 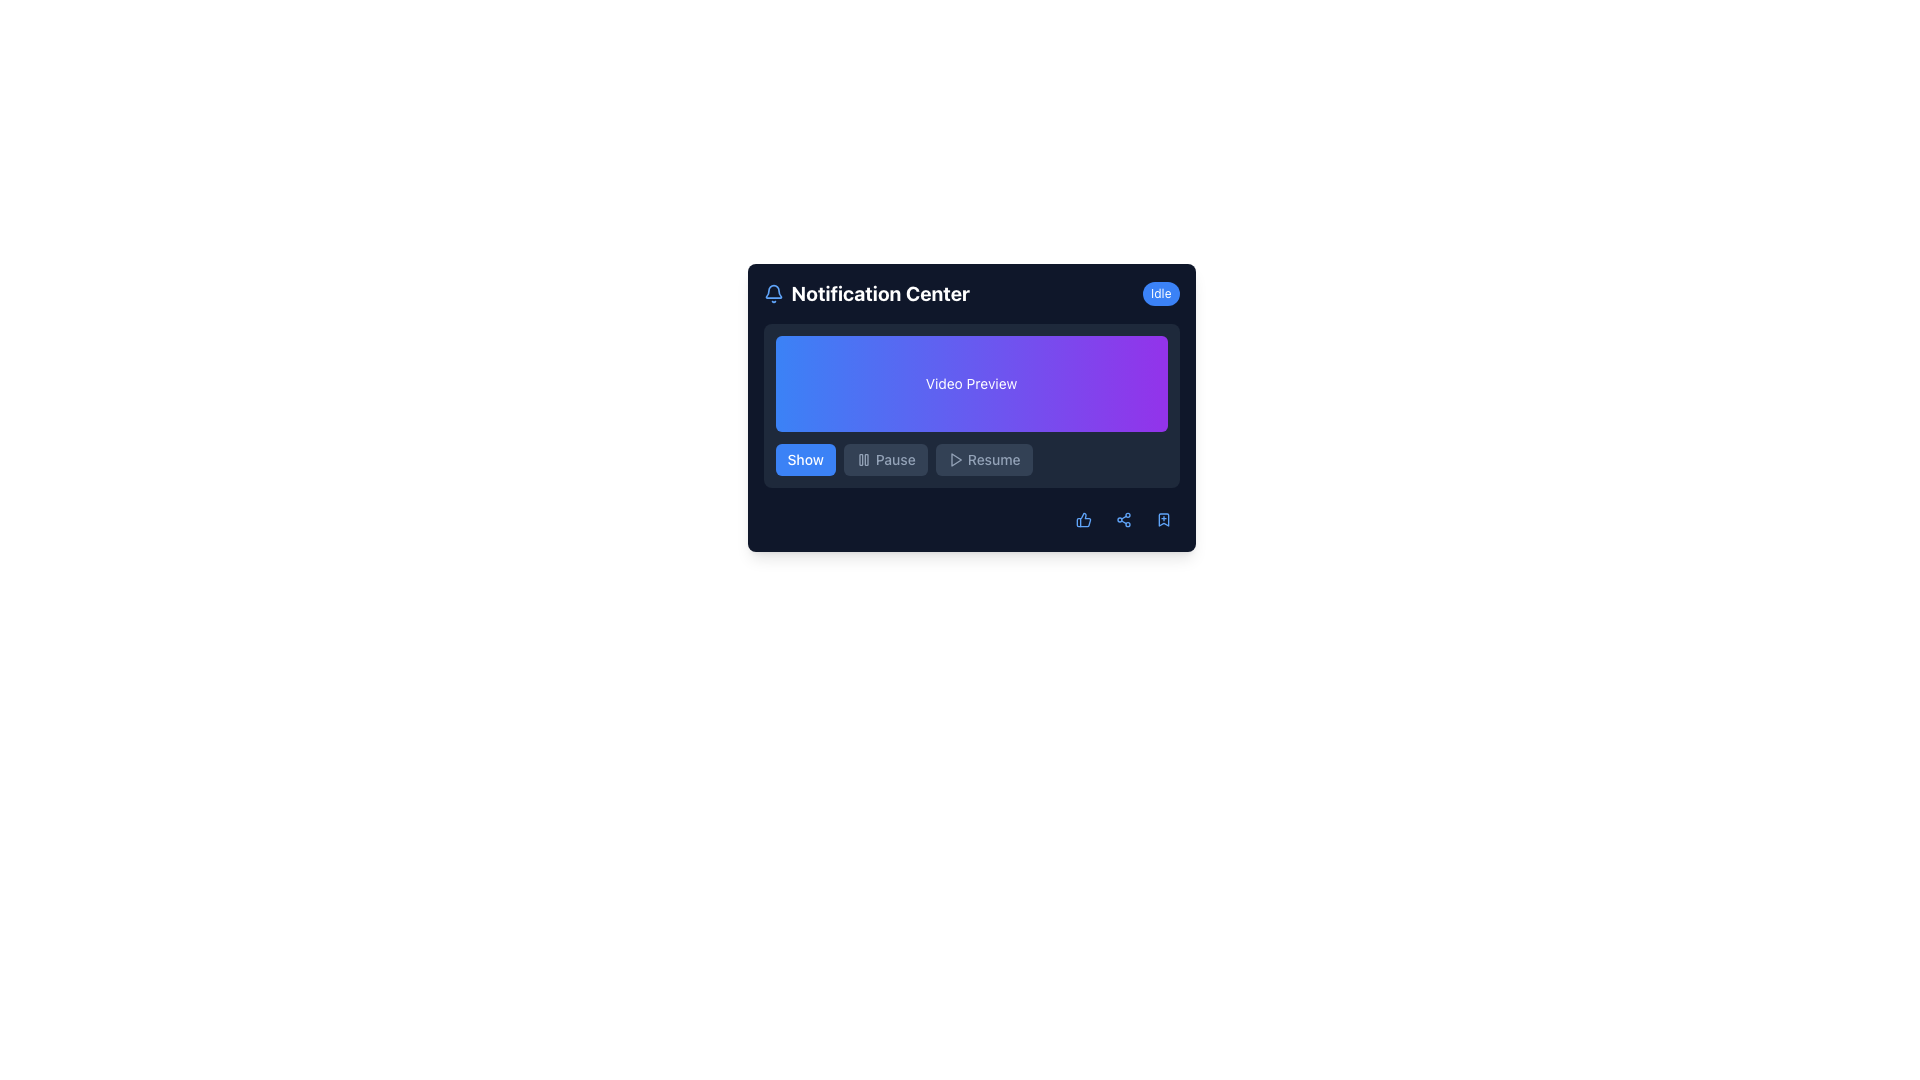 I want to click on the Icon Button located in the notification center, which is the second button from the right in the panel's horizontal footer button group, so click(x=1123, y=519).